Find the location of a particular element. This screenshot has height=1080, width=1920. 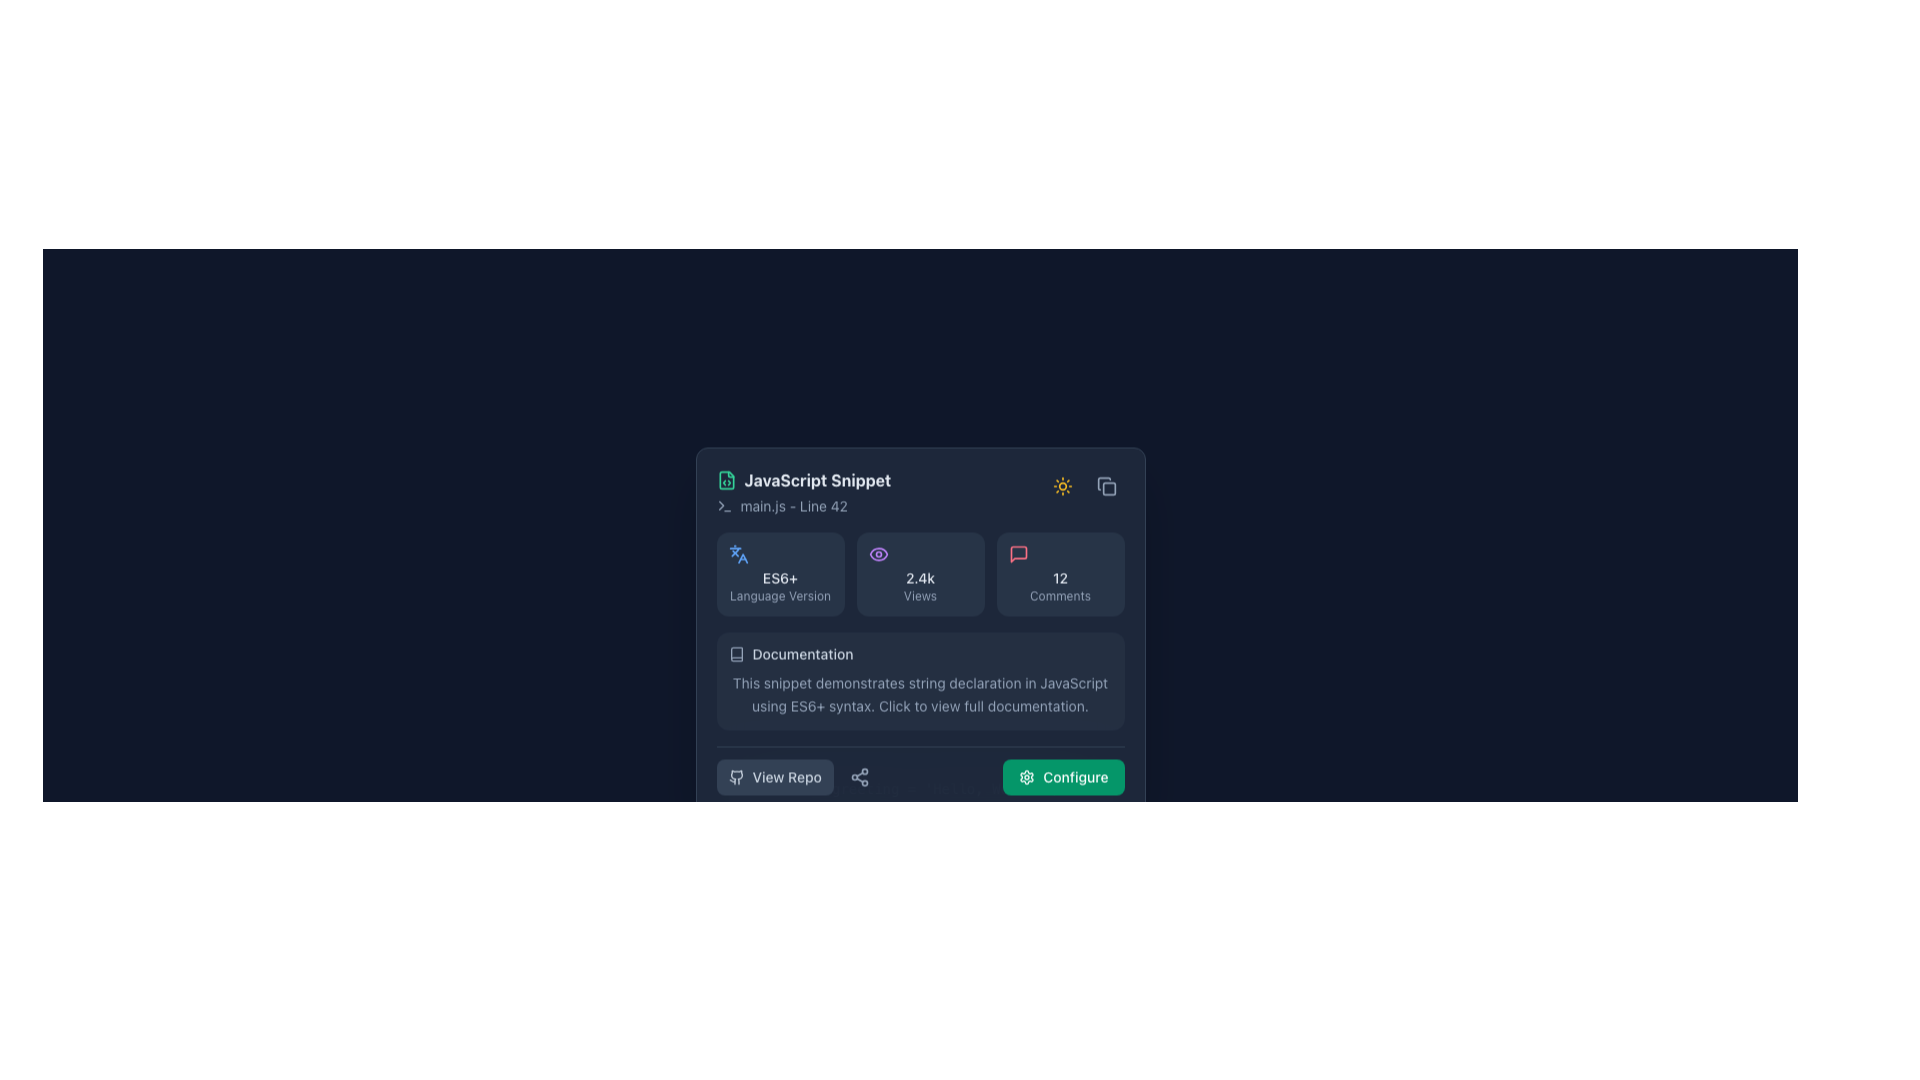

the left button labeled 'View Repo' on the UI control panel located at the bottom of the detailed card interface for the JavaScript snippet is located at coordinates (919, 769).